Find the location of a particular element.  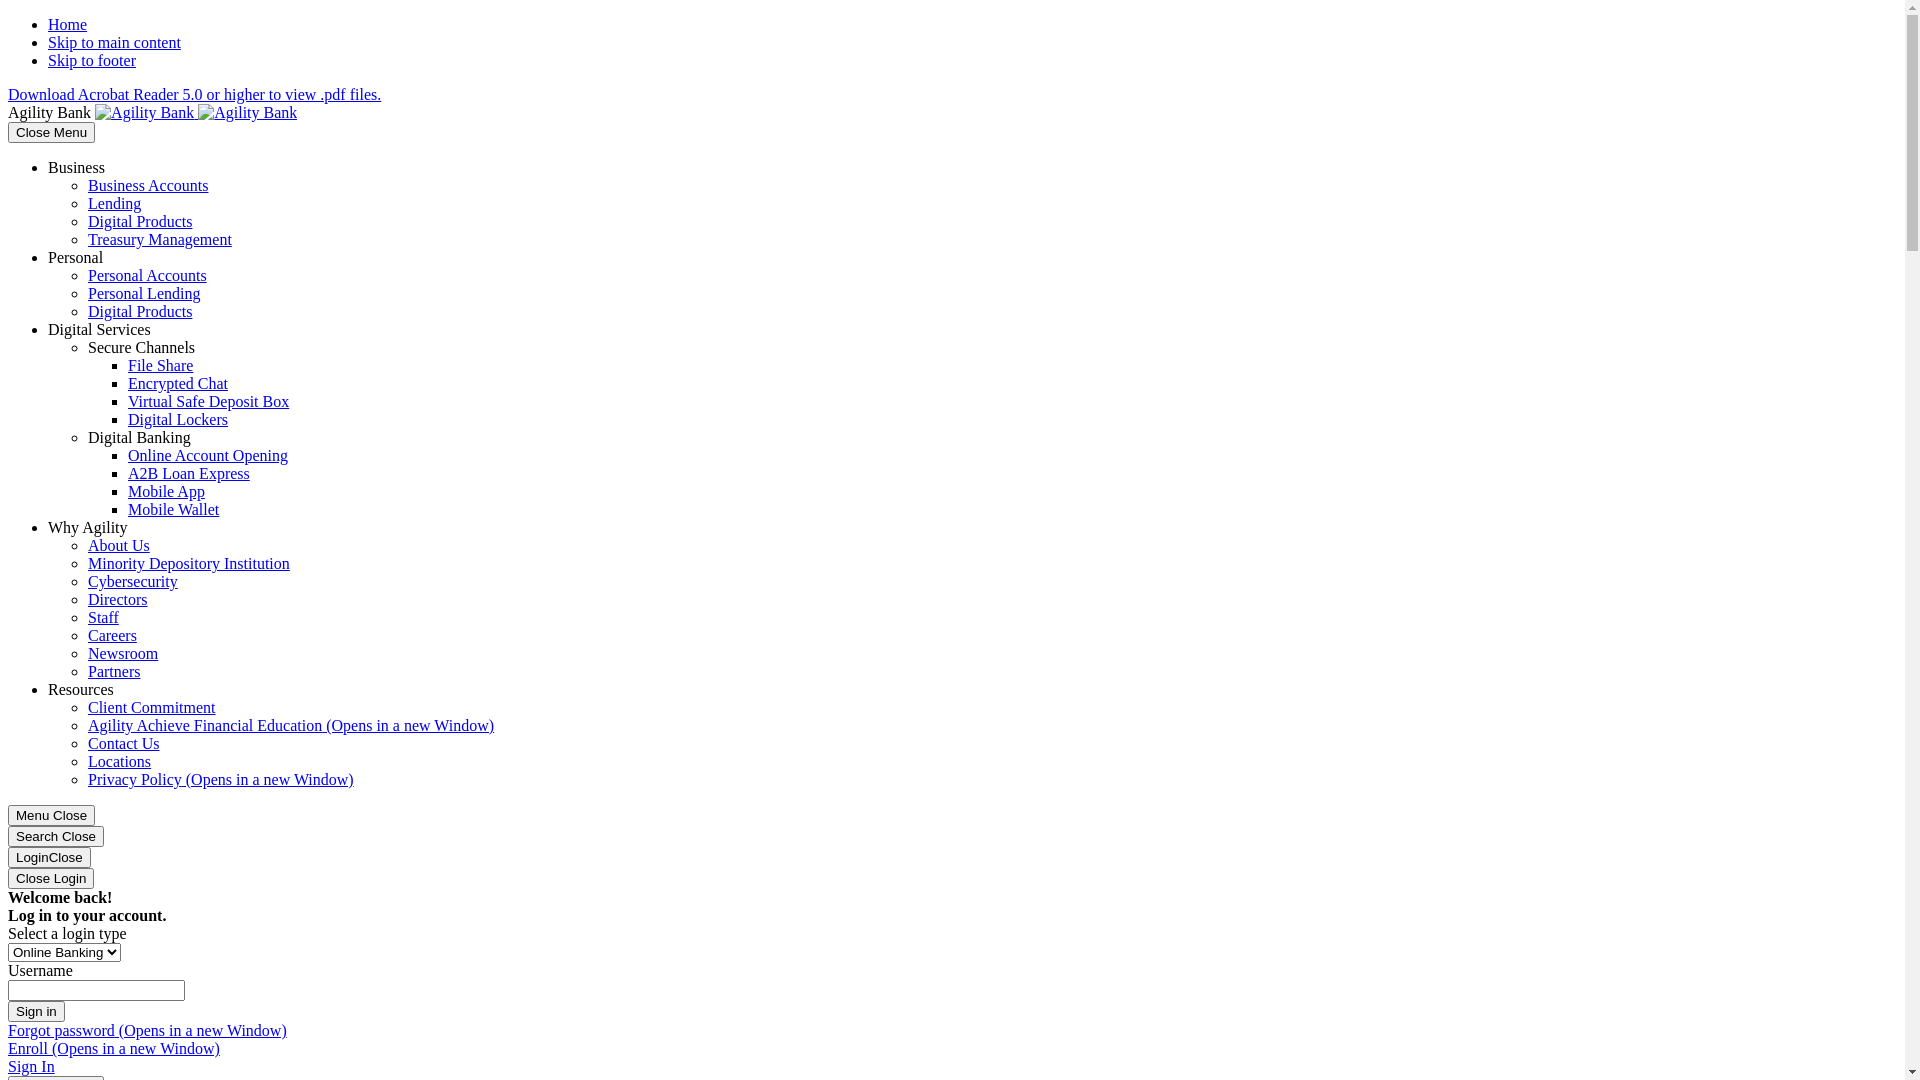

'Cybersecurity' is located at coordinates (132, 581).